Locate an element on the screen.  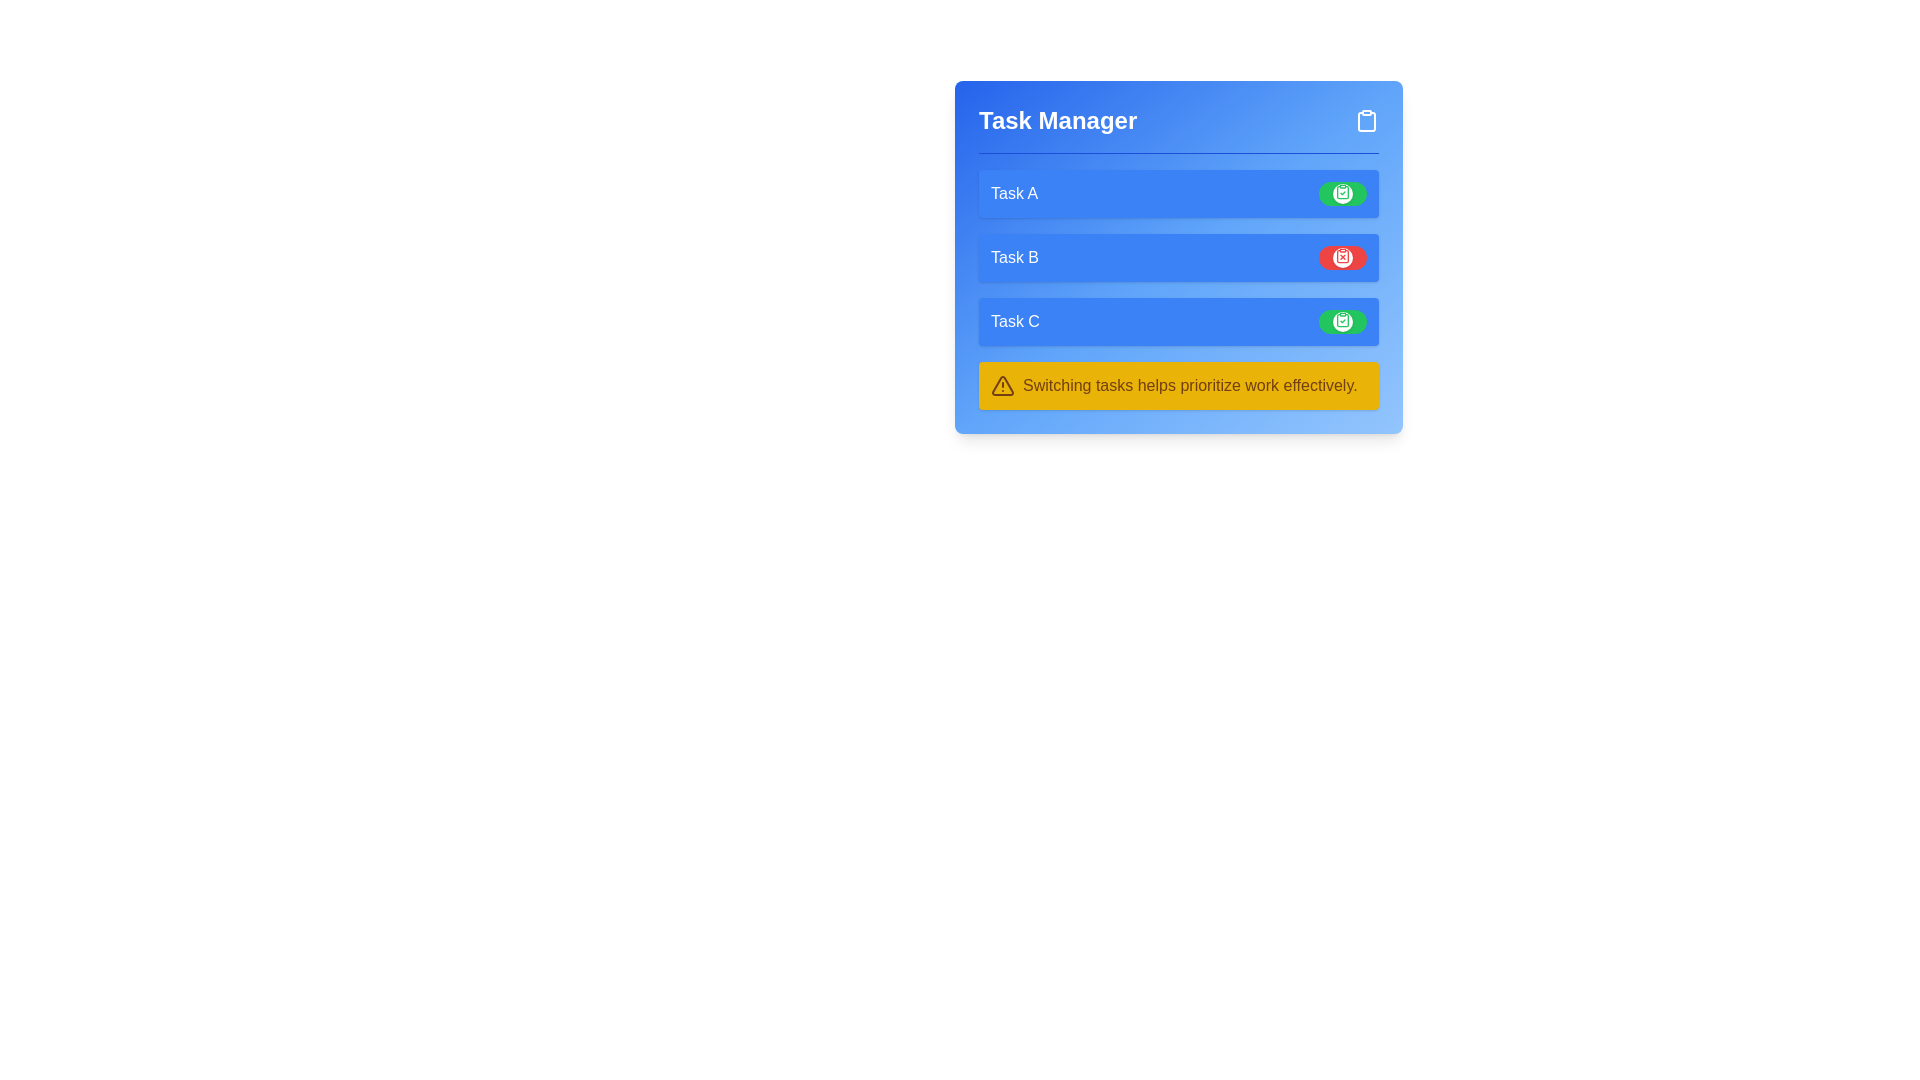
the static label displaying the name or title of the associated task located in the first task card of the Task Manager interface, aligned to the left of the toggle switch is located at coordinates (1014, 193).